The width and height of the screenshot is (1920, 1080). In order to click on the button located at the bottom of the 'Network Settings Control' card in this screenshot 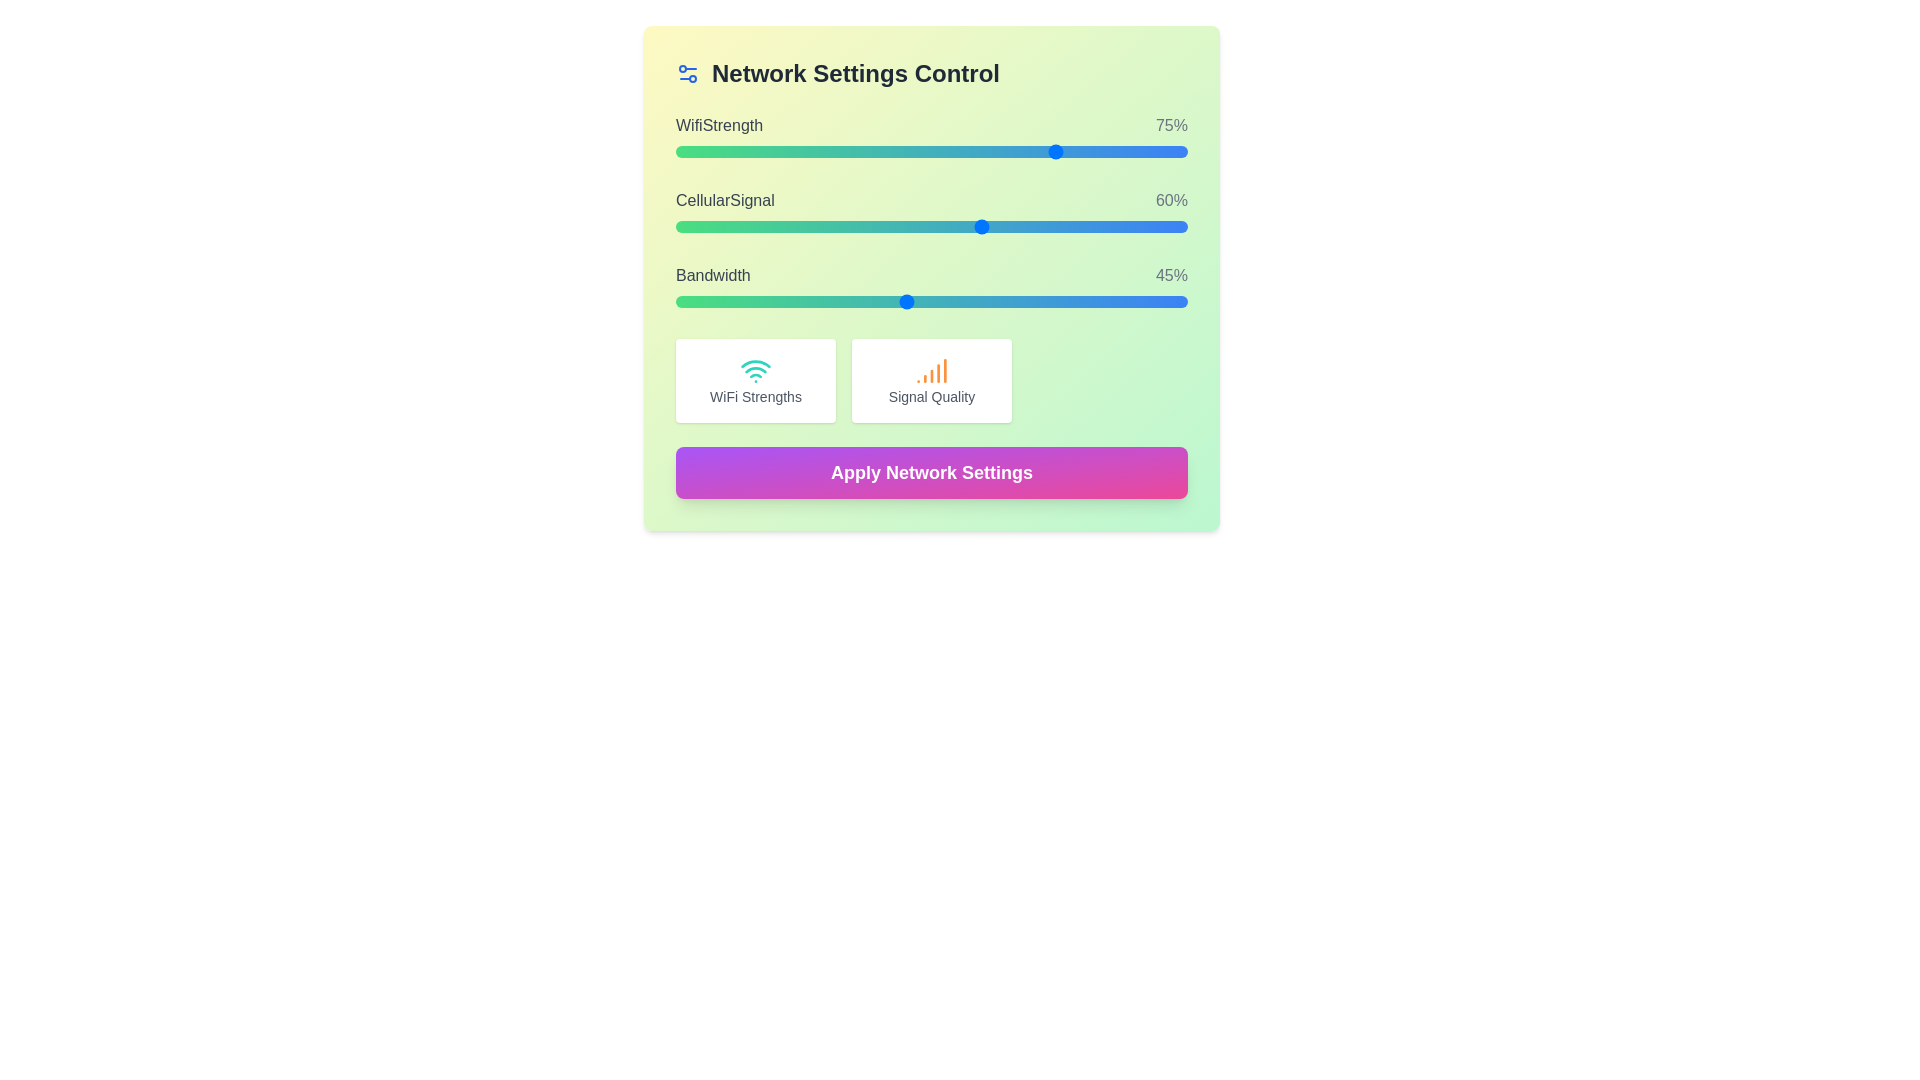, I will do `click(930, 473)`.